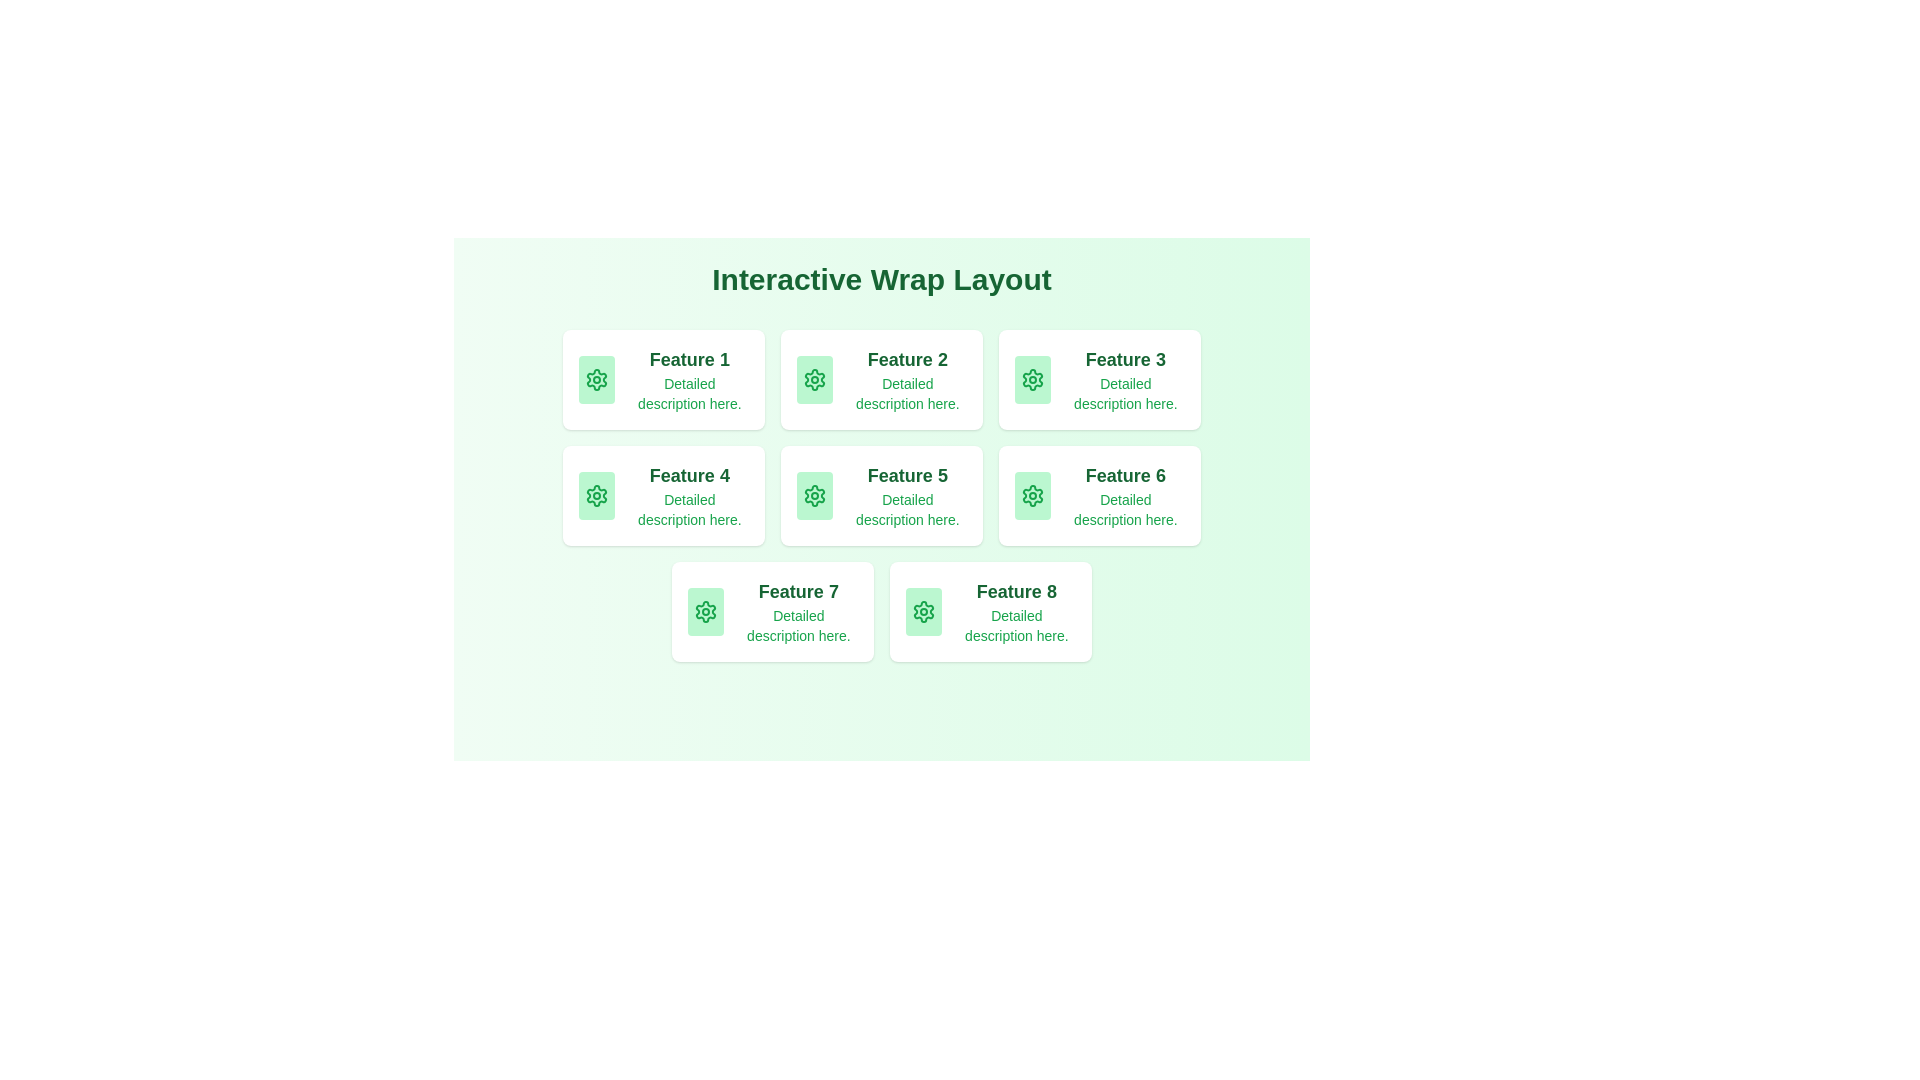  I want to click on text displayed on the third card in the first row of a 4x2 grid layout, positioned to the right of 'Feature 2' and above 'Feature 5', so click(1125, 380).